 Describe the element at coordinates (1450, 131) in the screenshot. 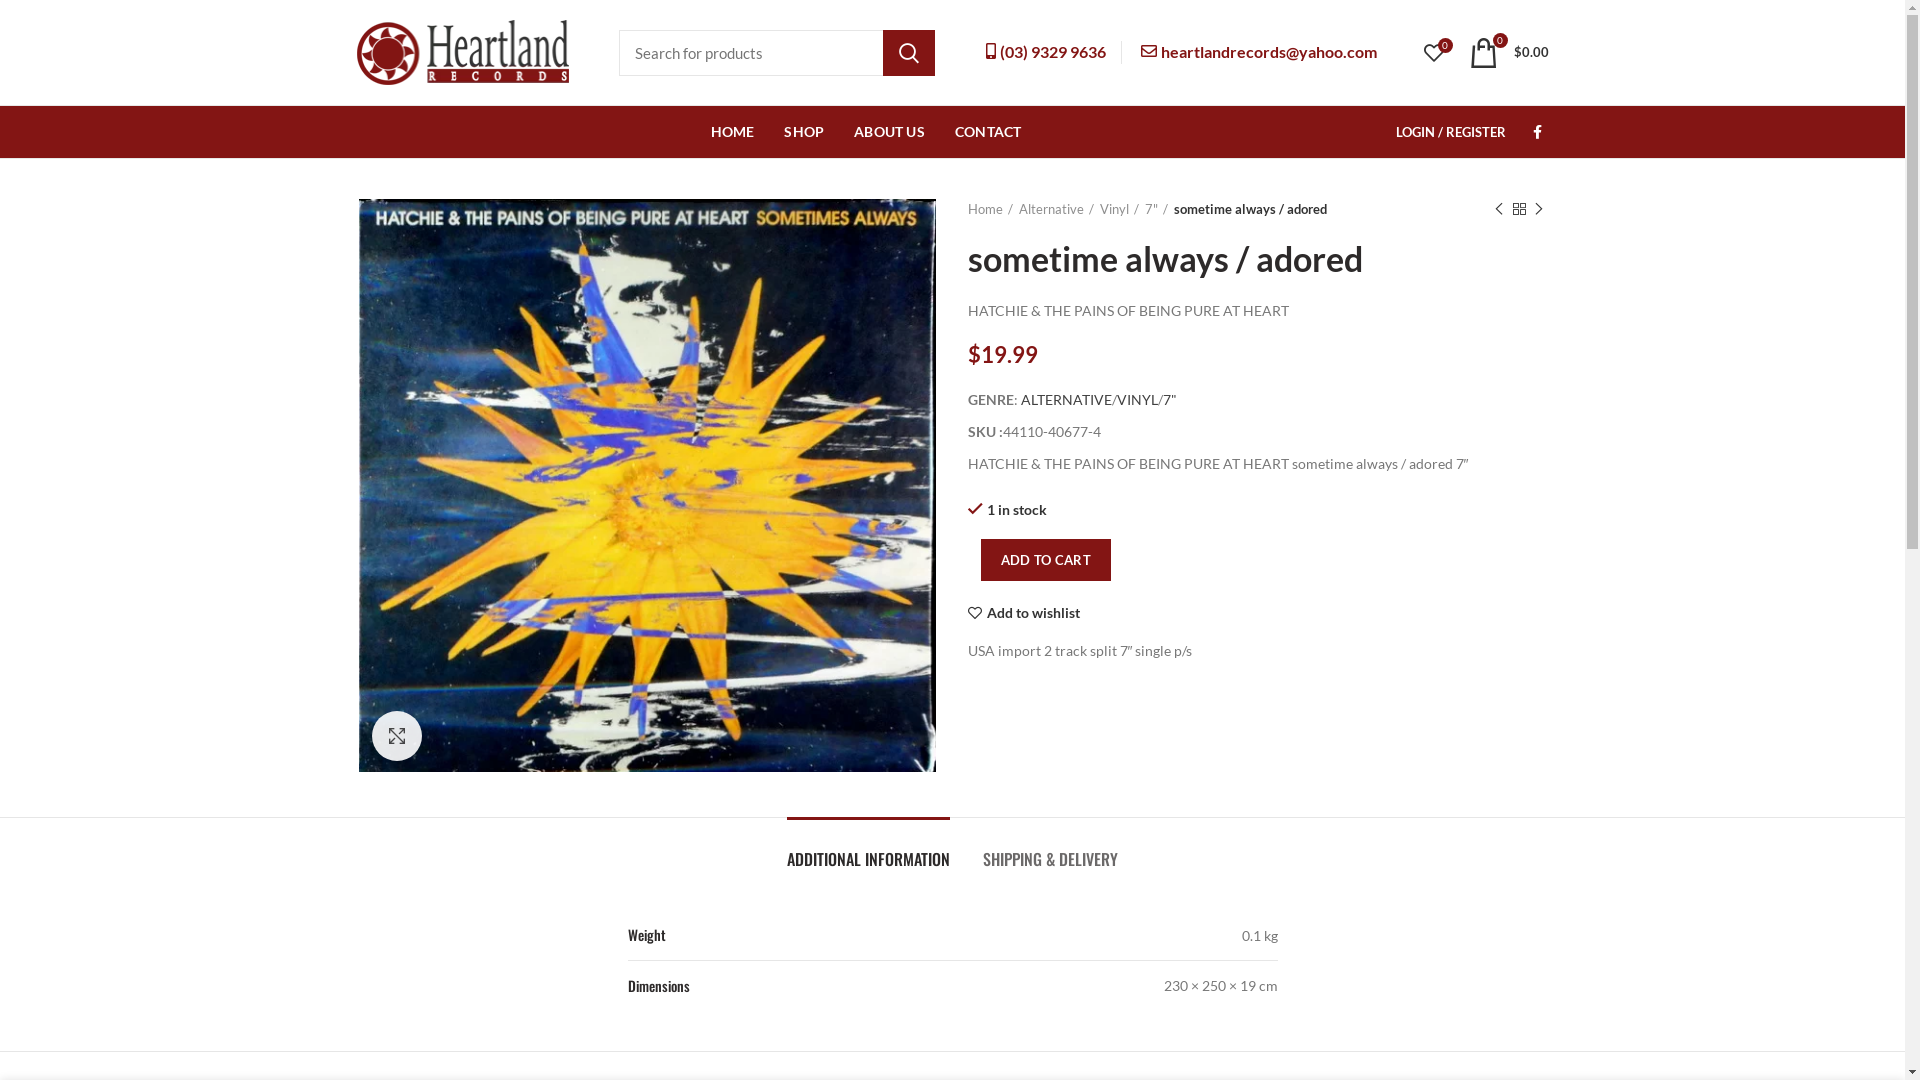

I see `'LOGIN / REGISTER'` at that location.